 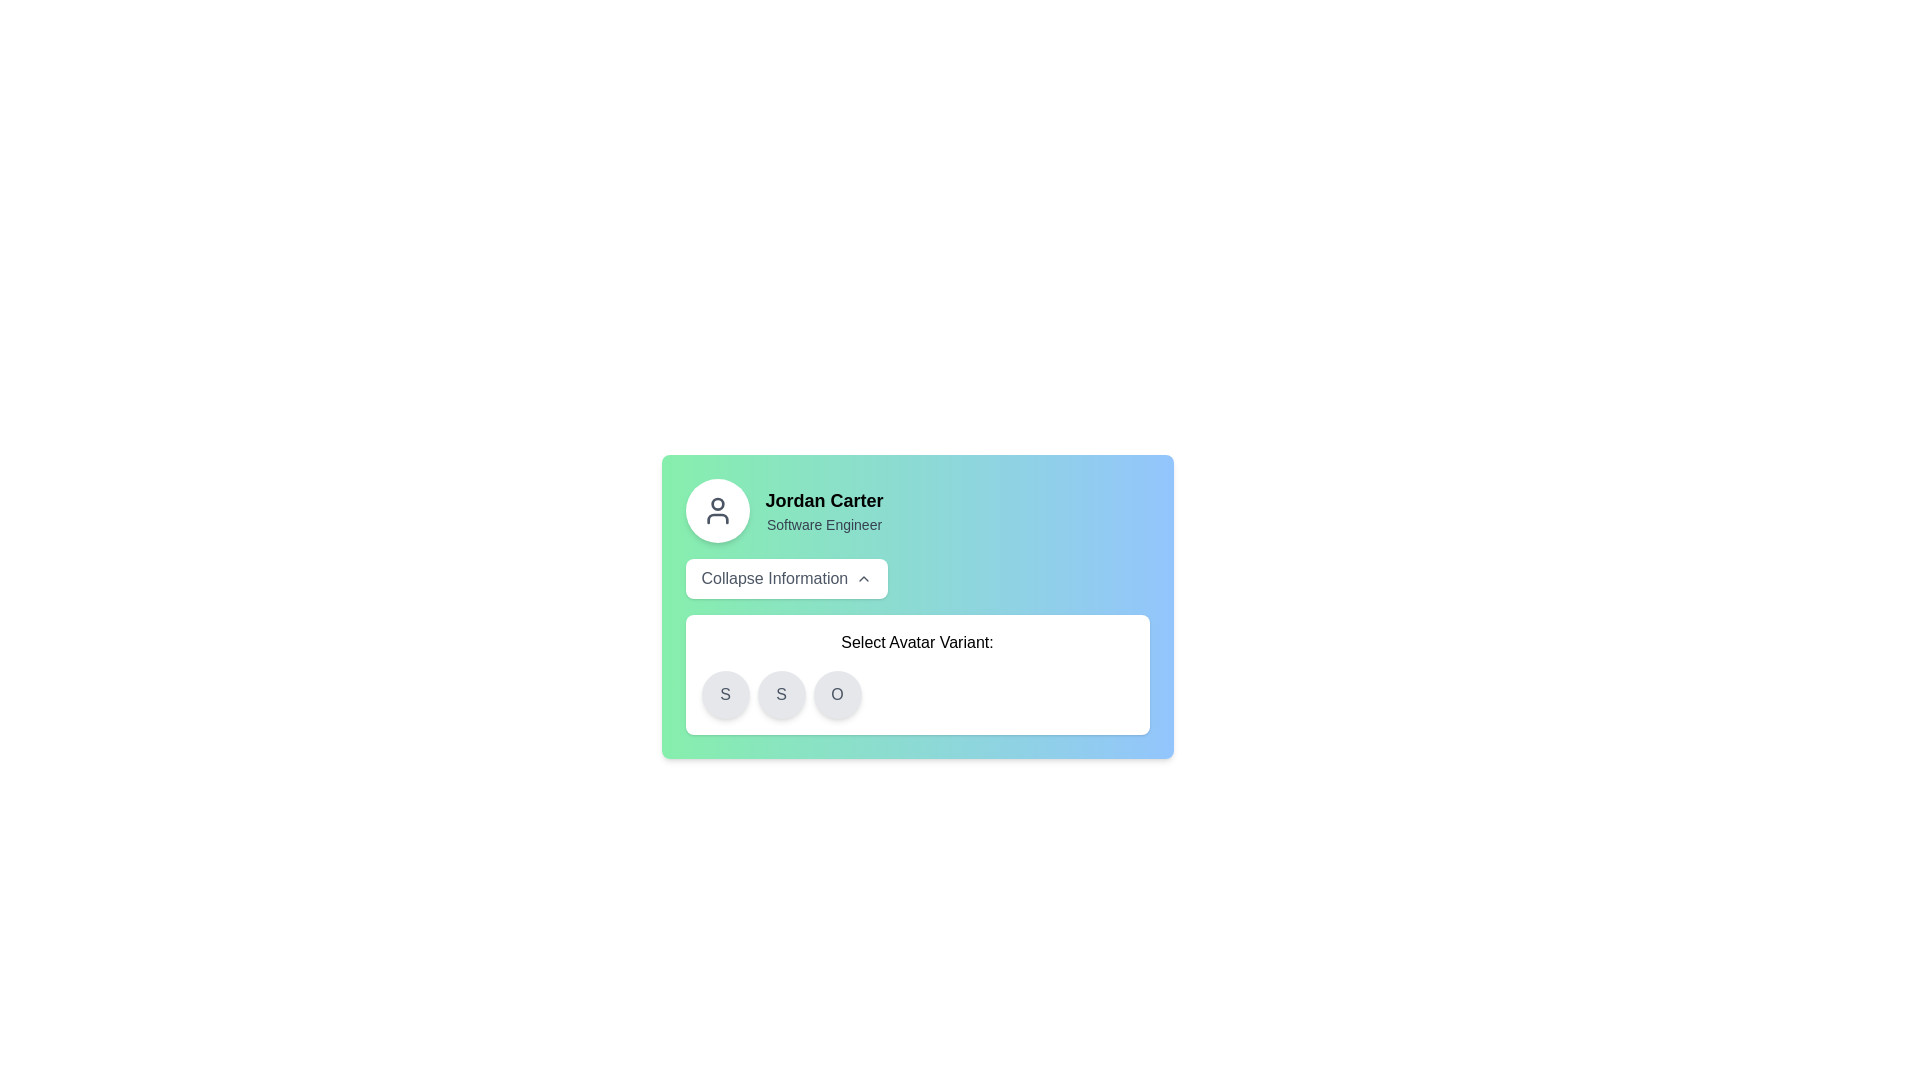 I want to click on the Text Label displaying 'Jordan Carter' and 'Software Engineer', so click(x=824, y=509).